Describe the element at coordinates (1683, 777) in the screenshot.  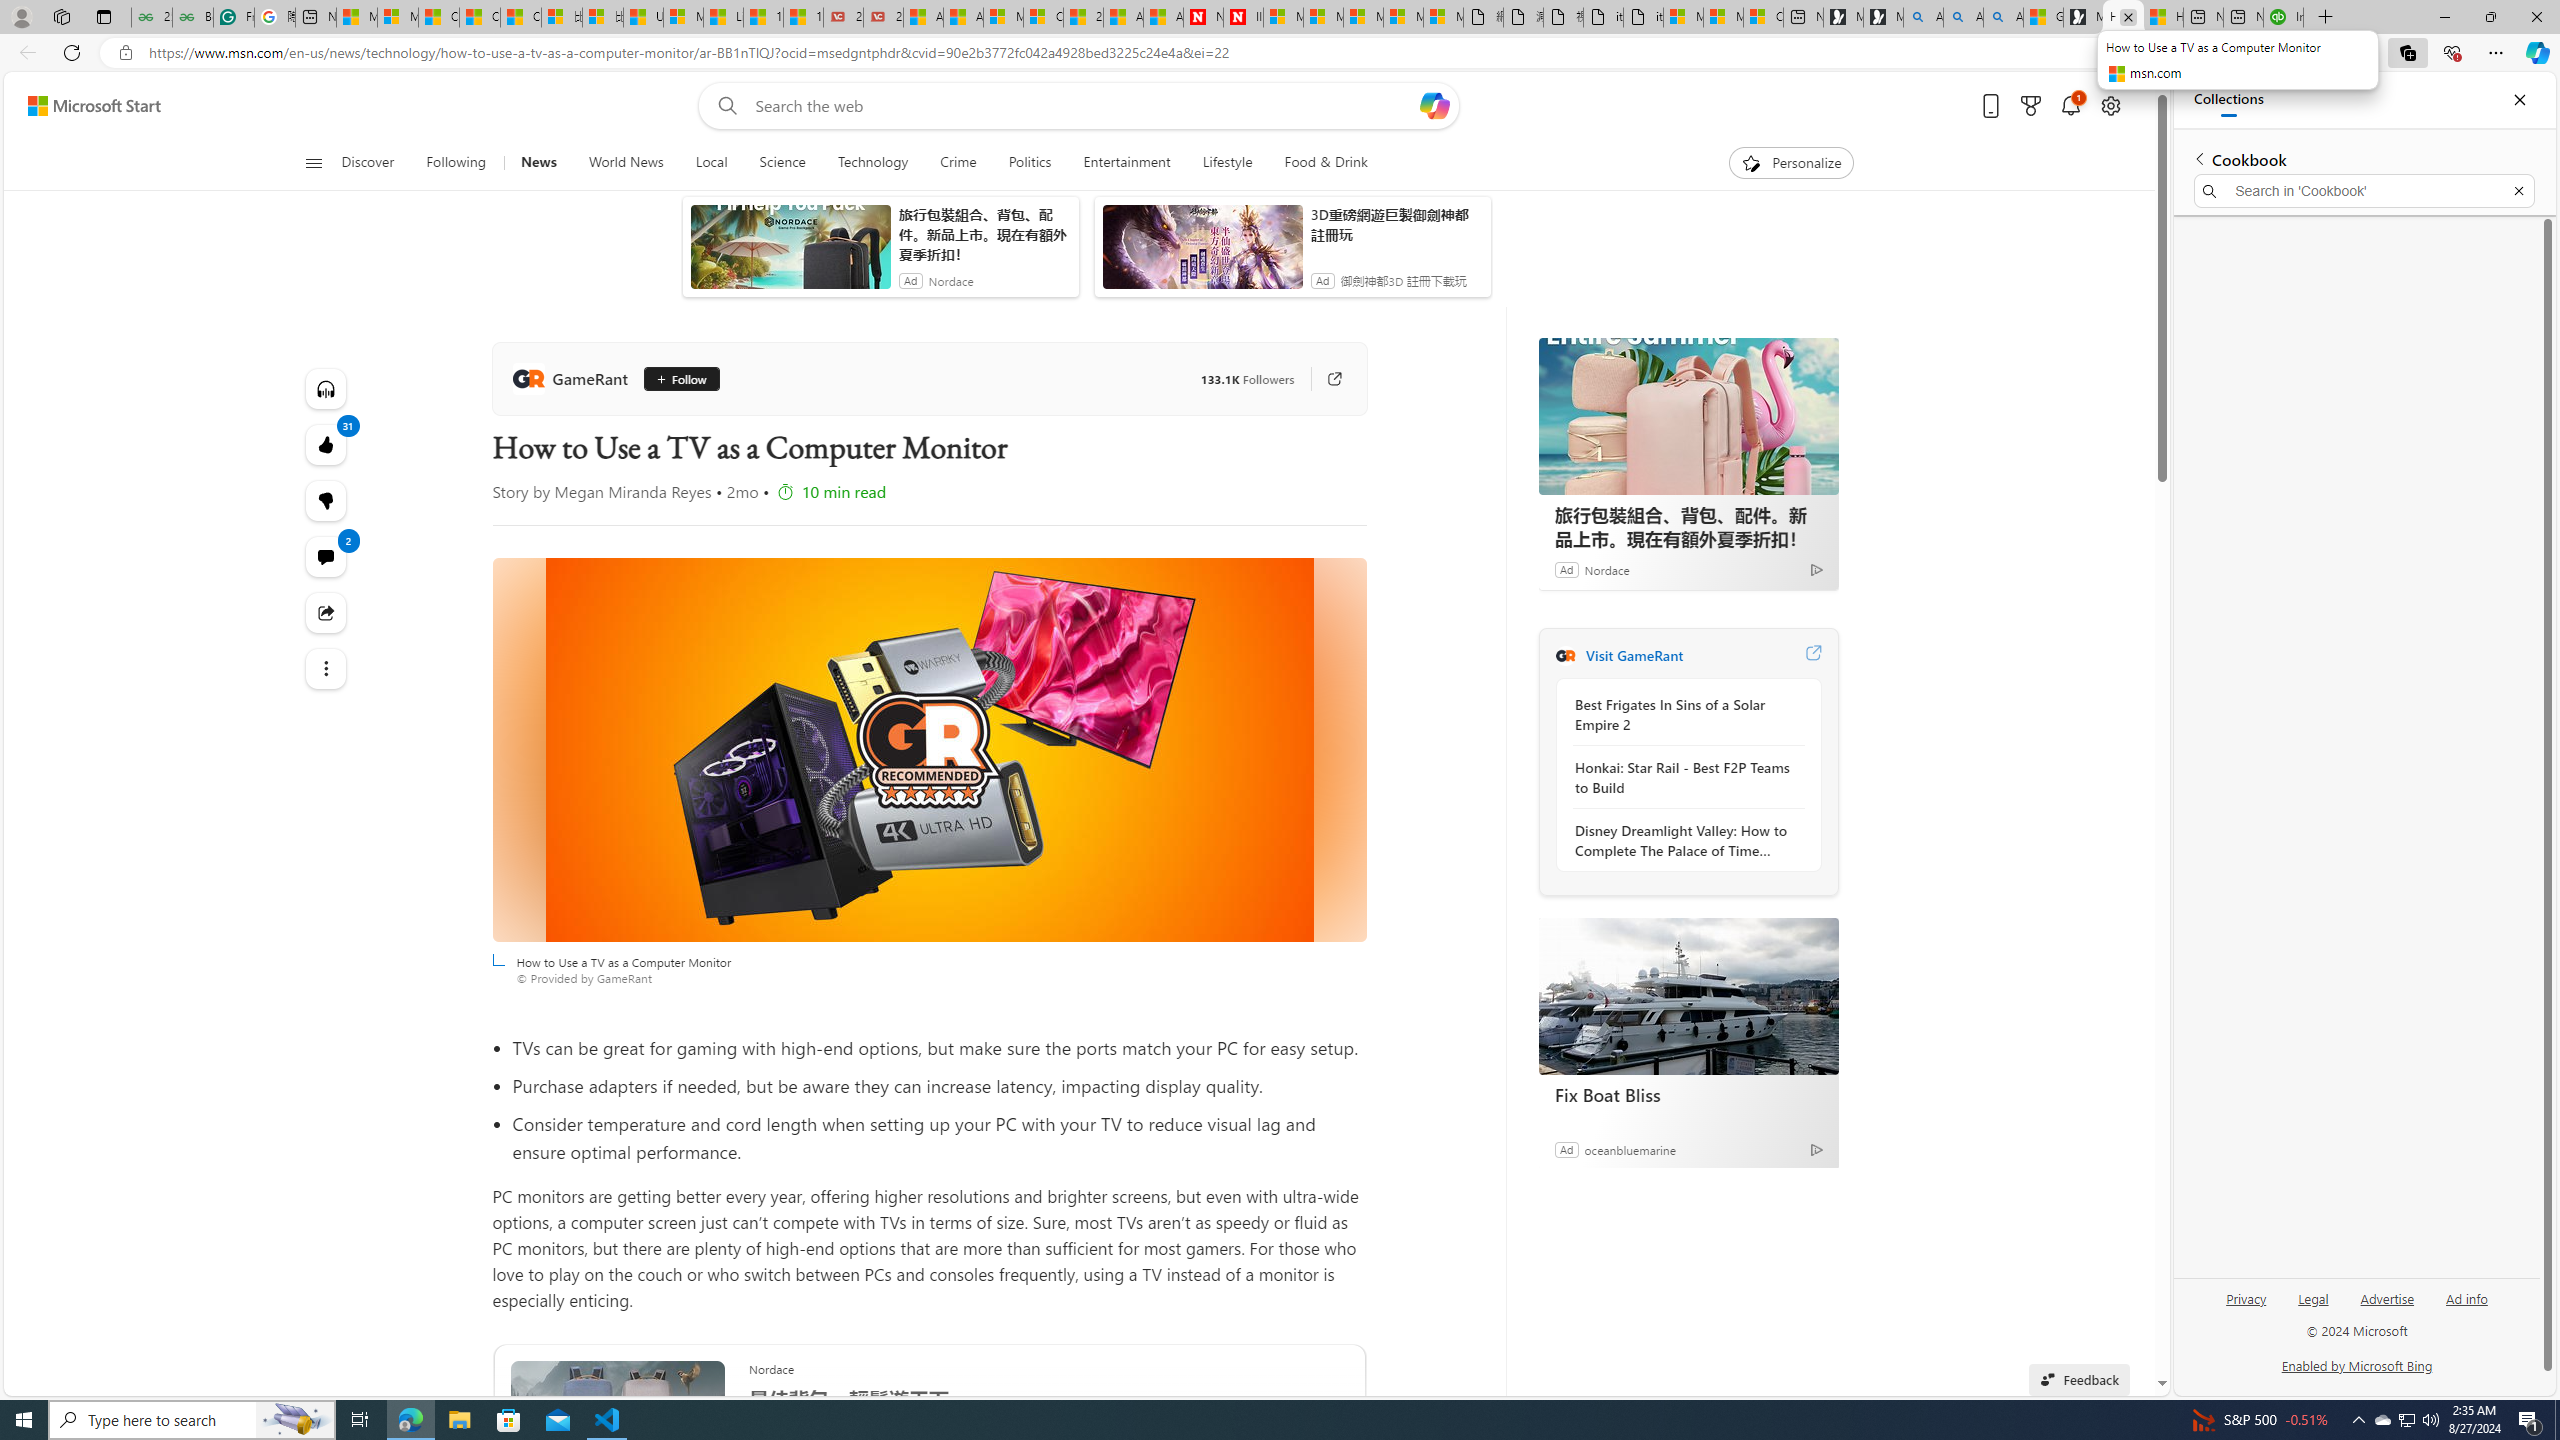
I see `'Honkai: Star Rail - Best F2P Teams to Build'` at that location.